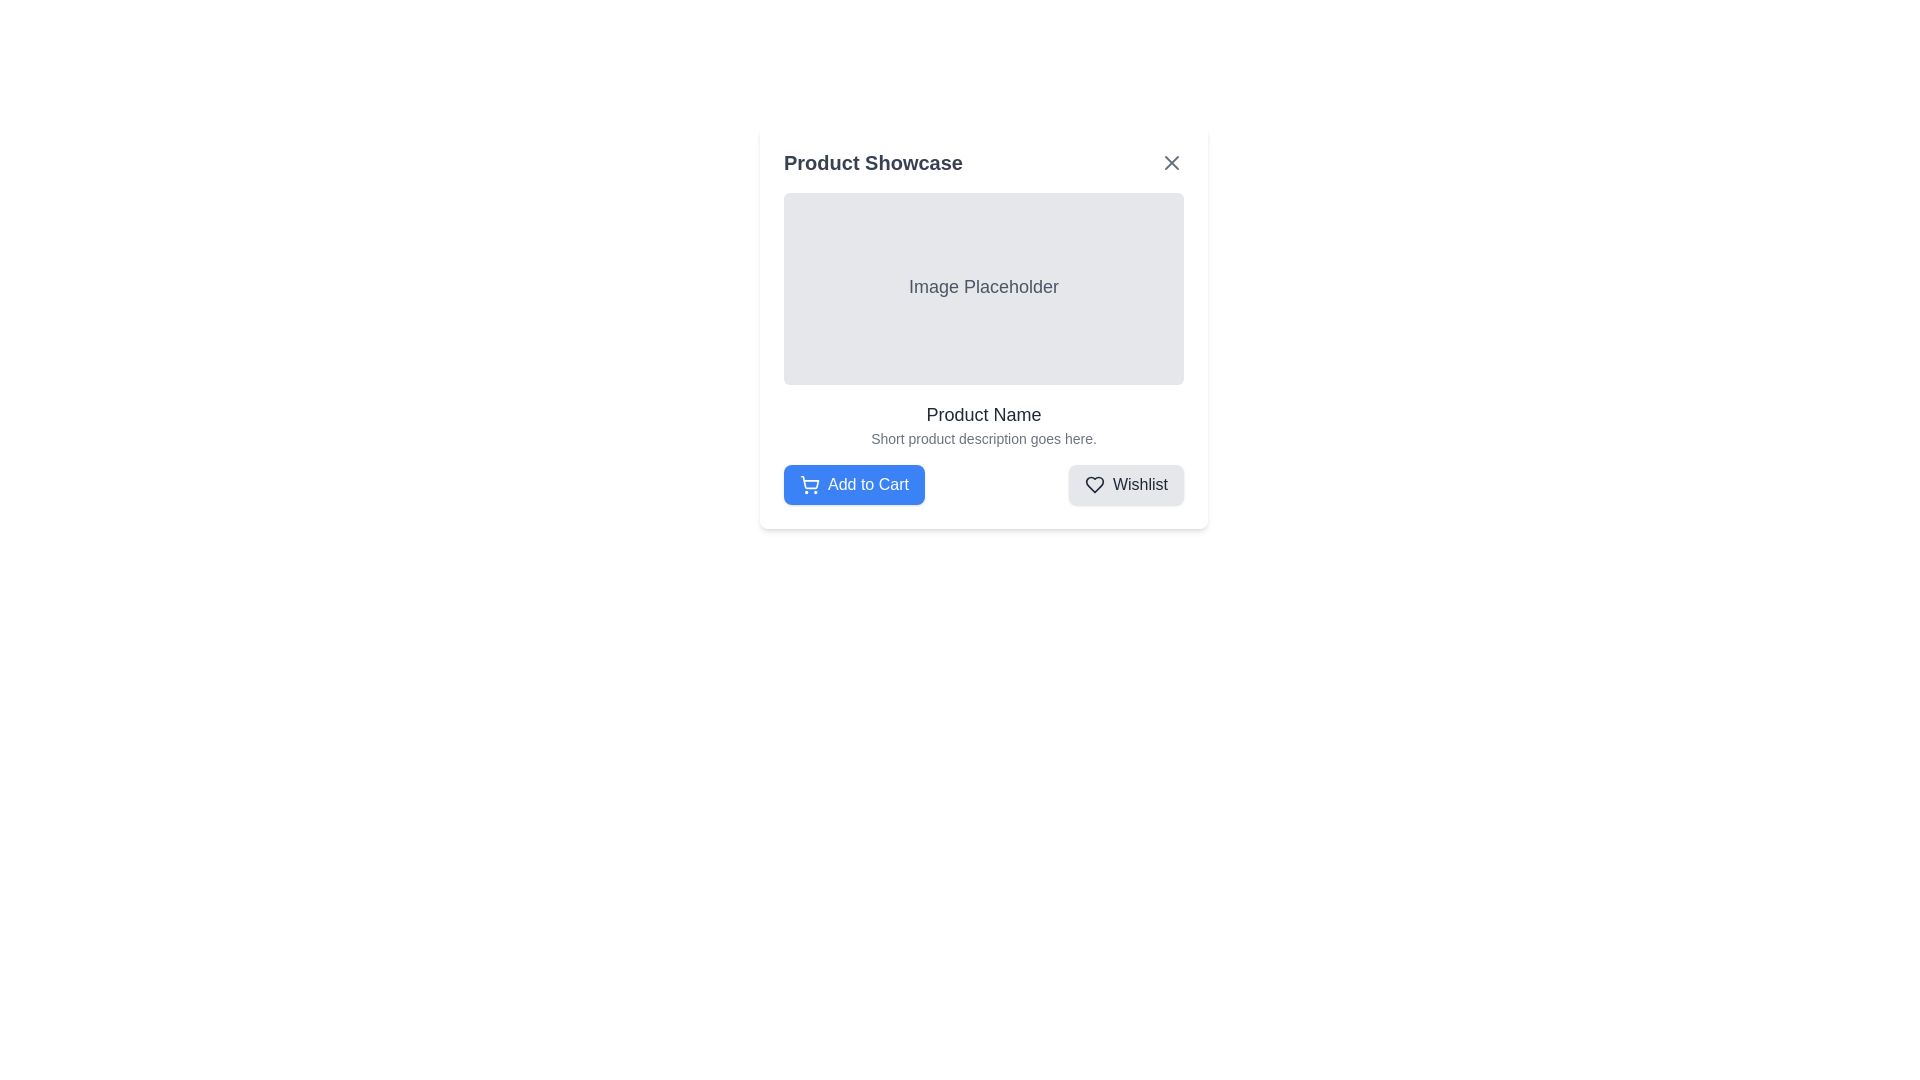  I want to click on text from the header label that specifies the name of the product, positioned at the top center of the product information card, so click(983, 414).